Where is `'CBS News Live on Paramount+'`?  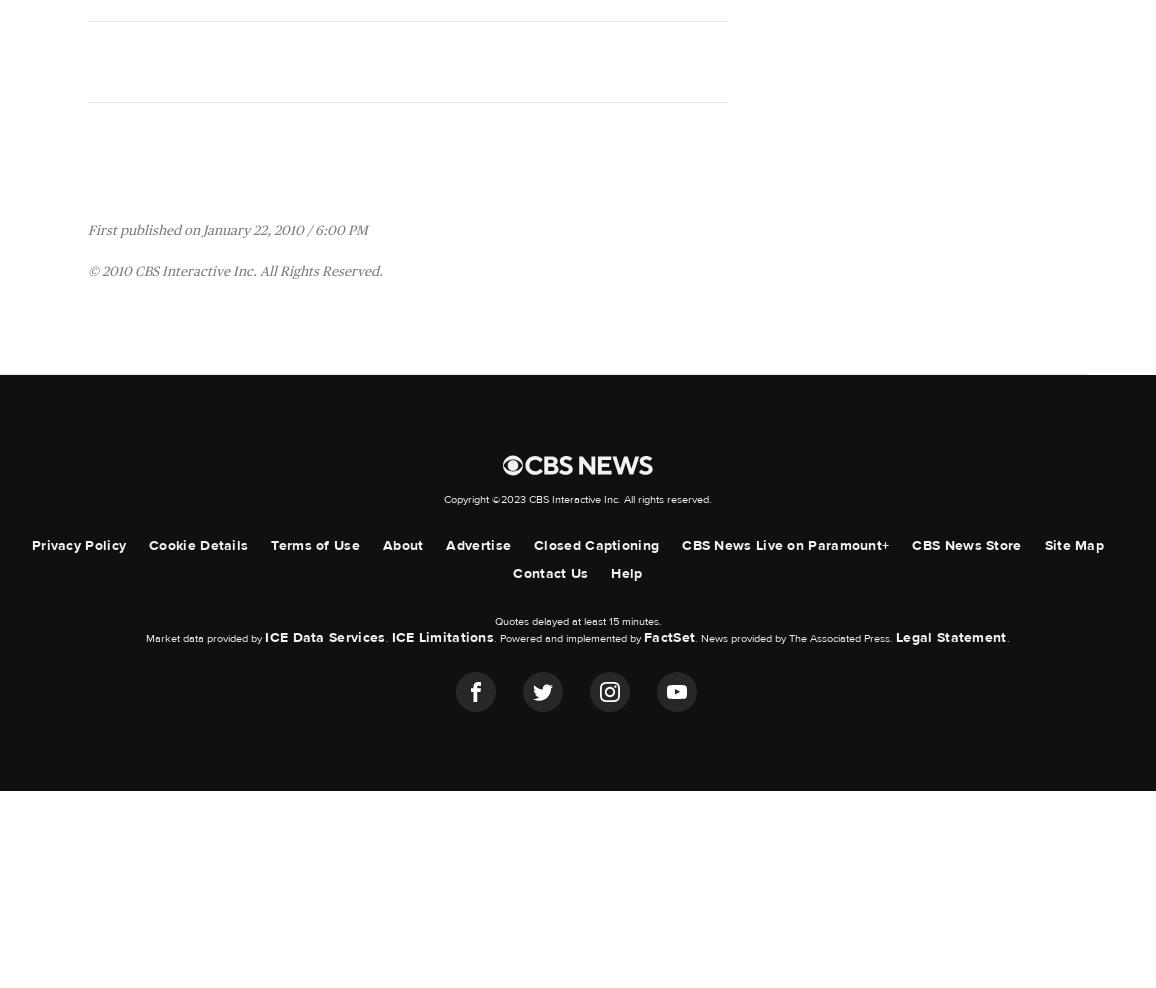 'CBS News Live on Paramount+' is located at coordinates (784, 544).